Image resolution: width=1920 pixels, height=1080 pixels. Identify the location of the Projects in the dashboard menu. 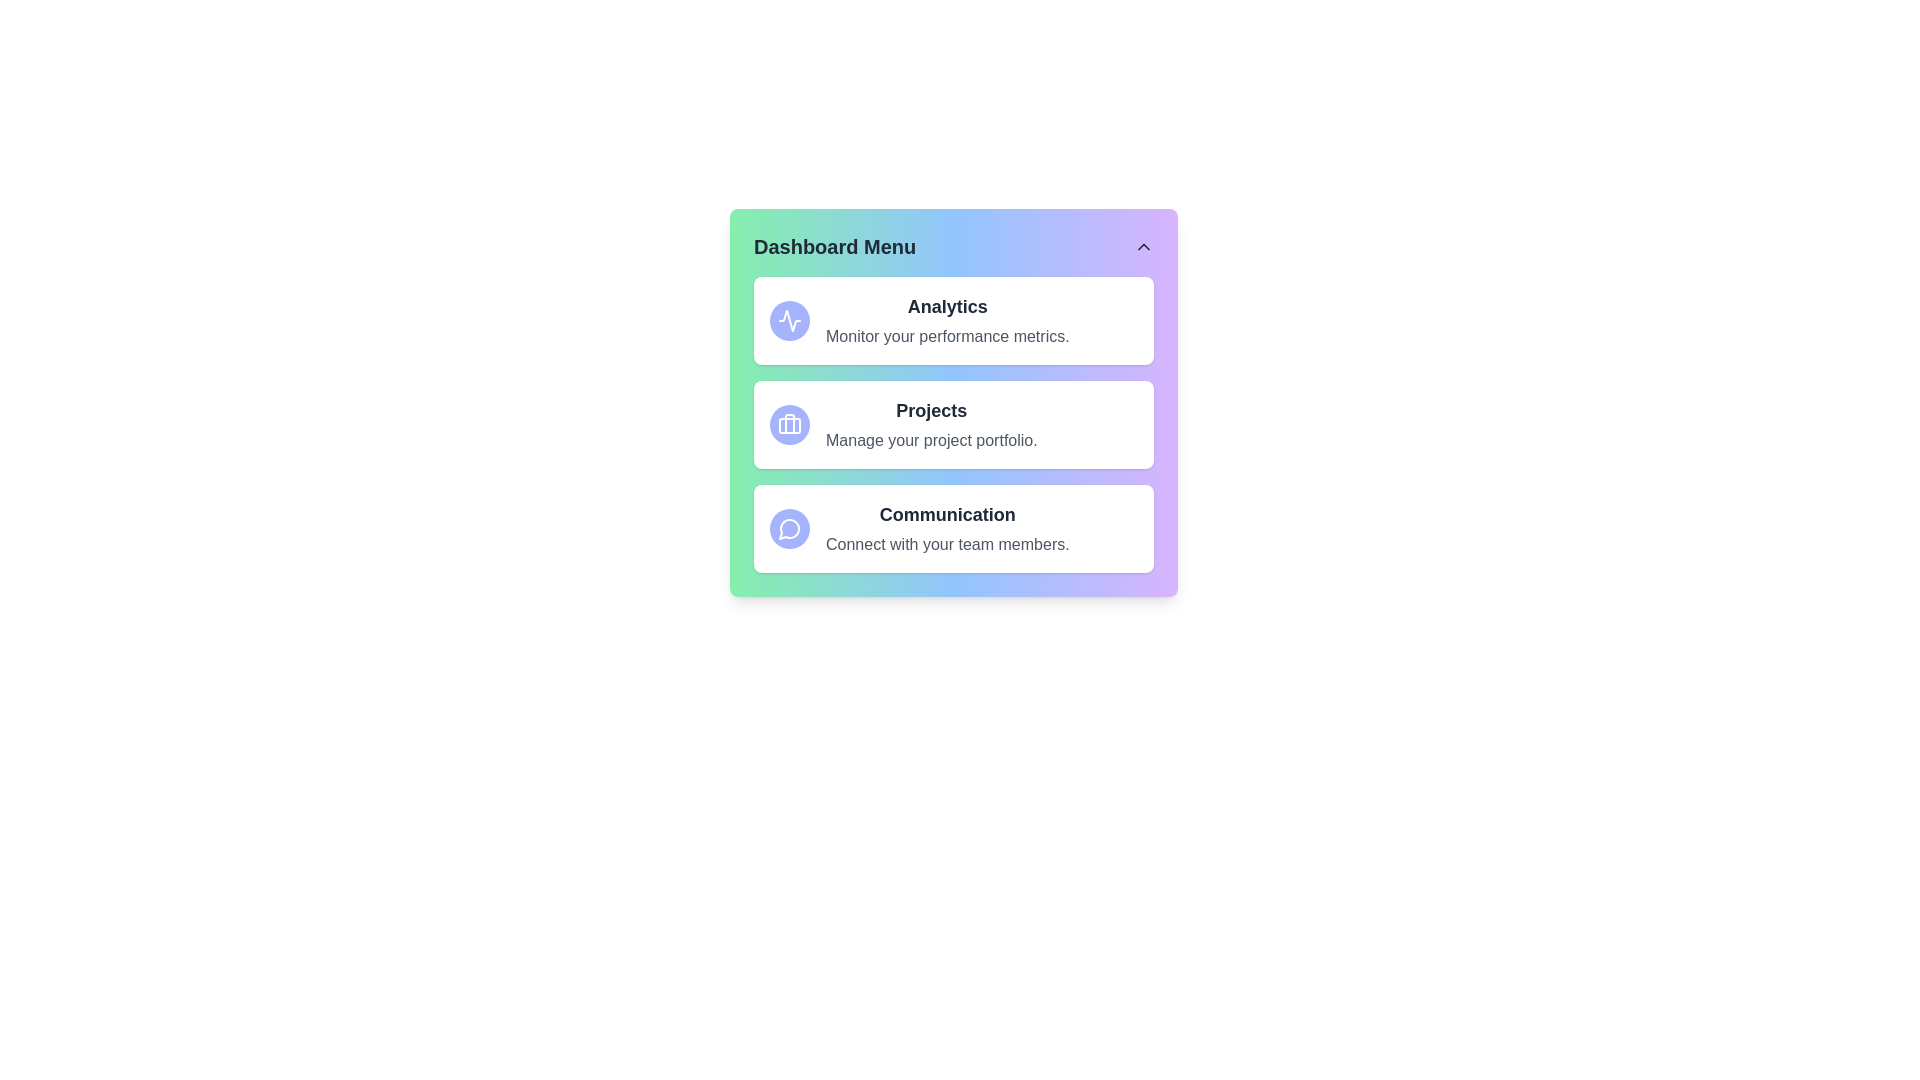
(789, 423).